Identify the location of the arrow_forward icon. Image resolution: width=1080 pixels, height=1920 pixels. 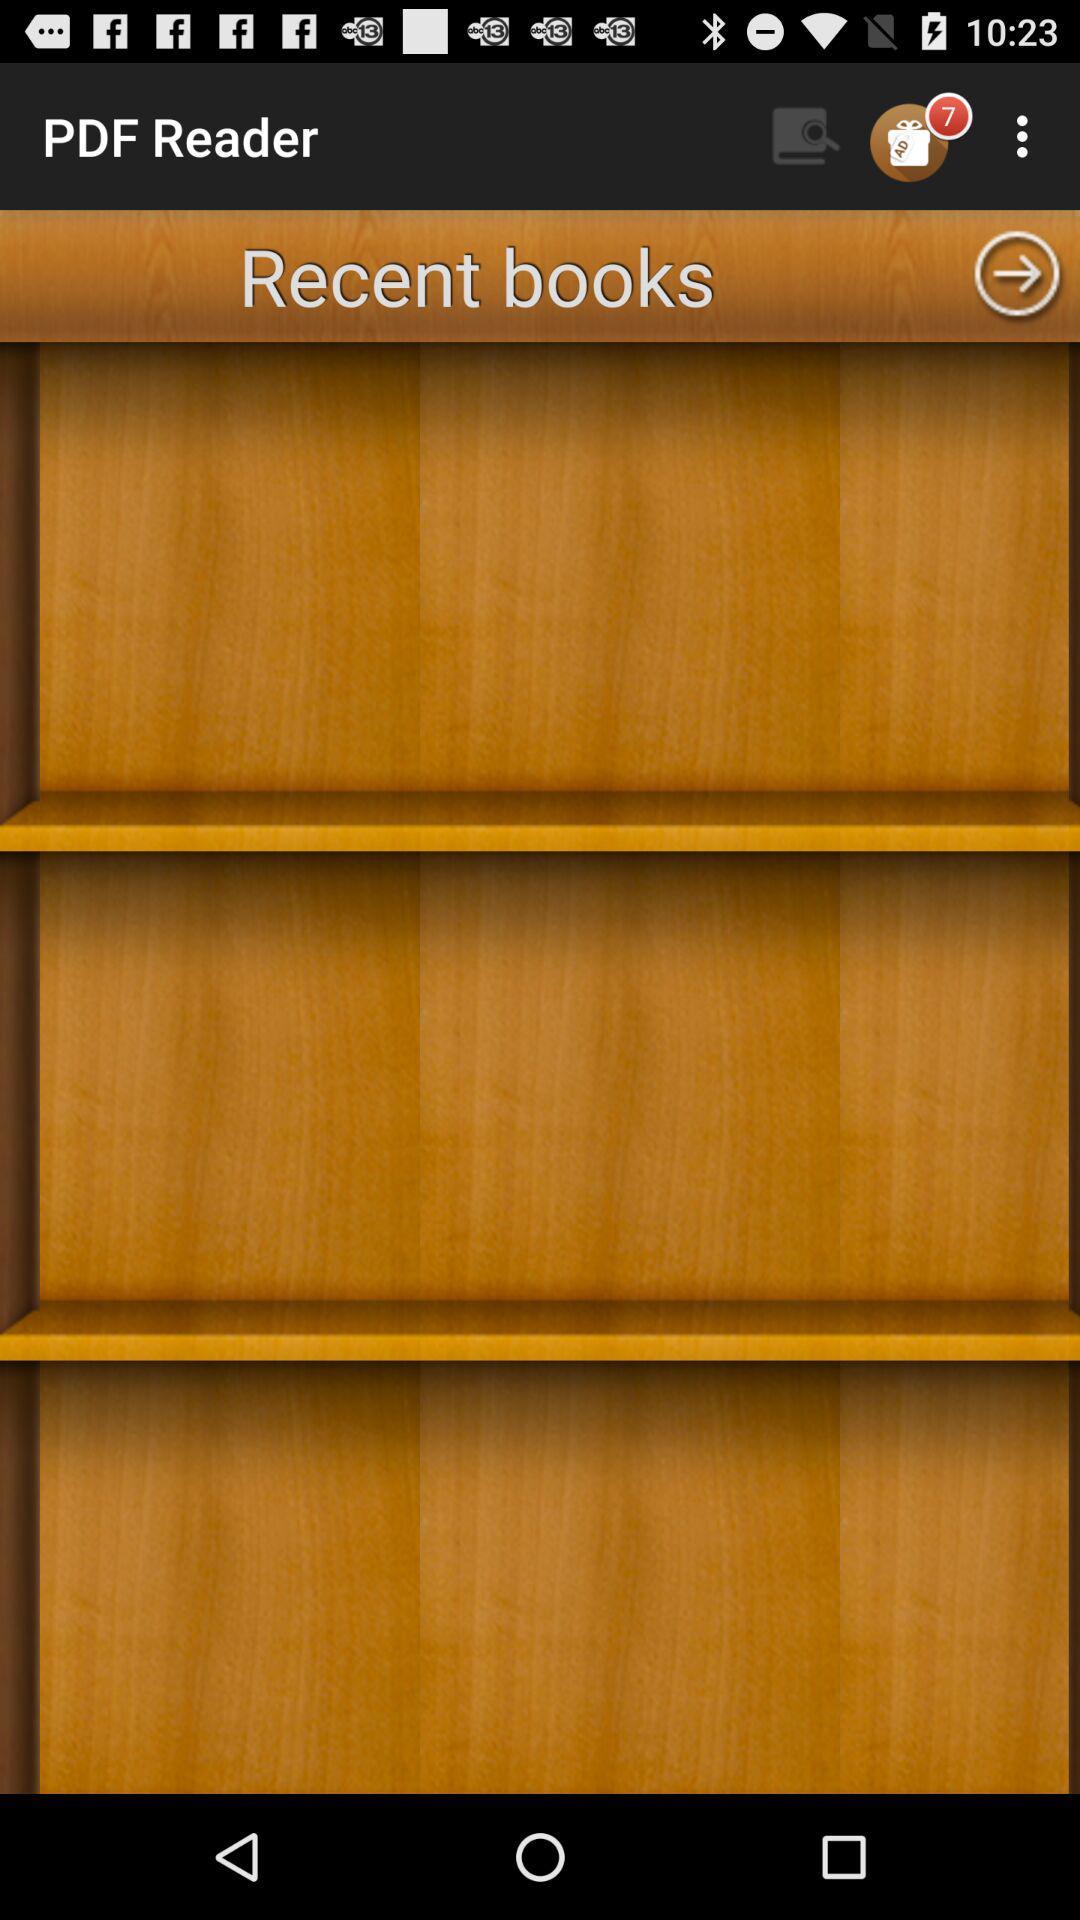
(1017, 294).